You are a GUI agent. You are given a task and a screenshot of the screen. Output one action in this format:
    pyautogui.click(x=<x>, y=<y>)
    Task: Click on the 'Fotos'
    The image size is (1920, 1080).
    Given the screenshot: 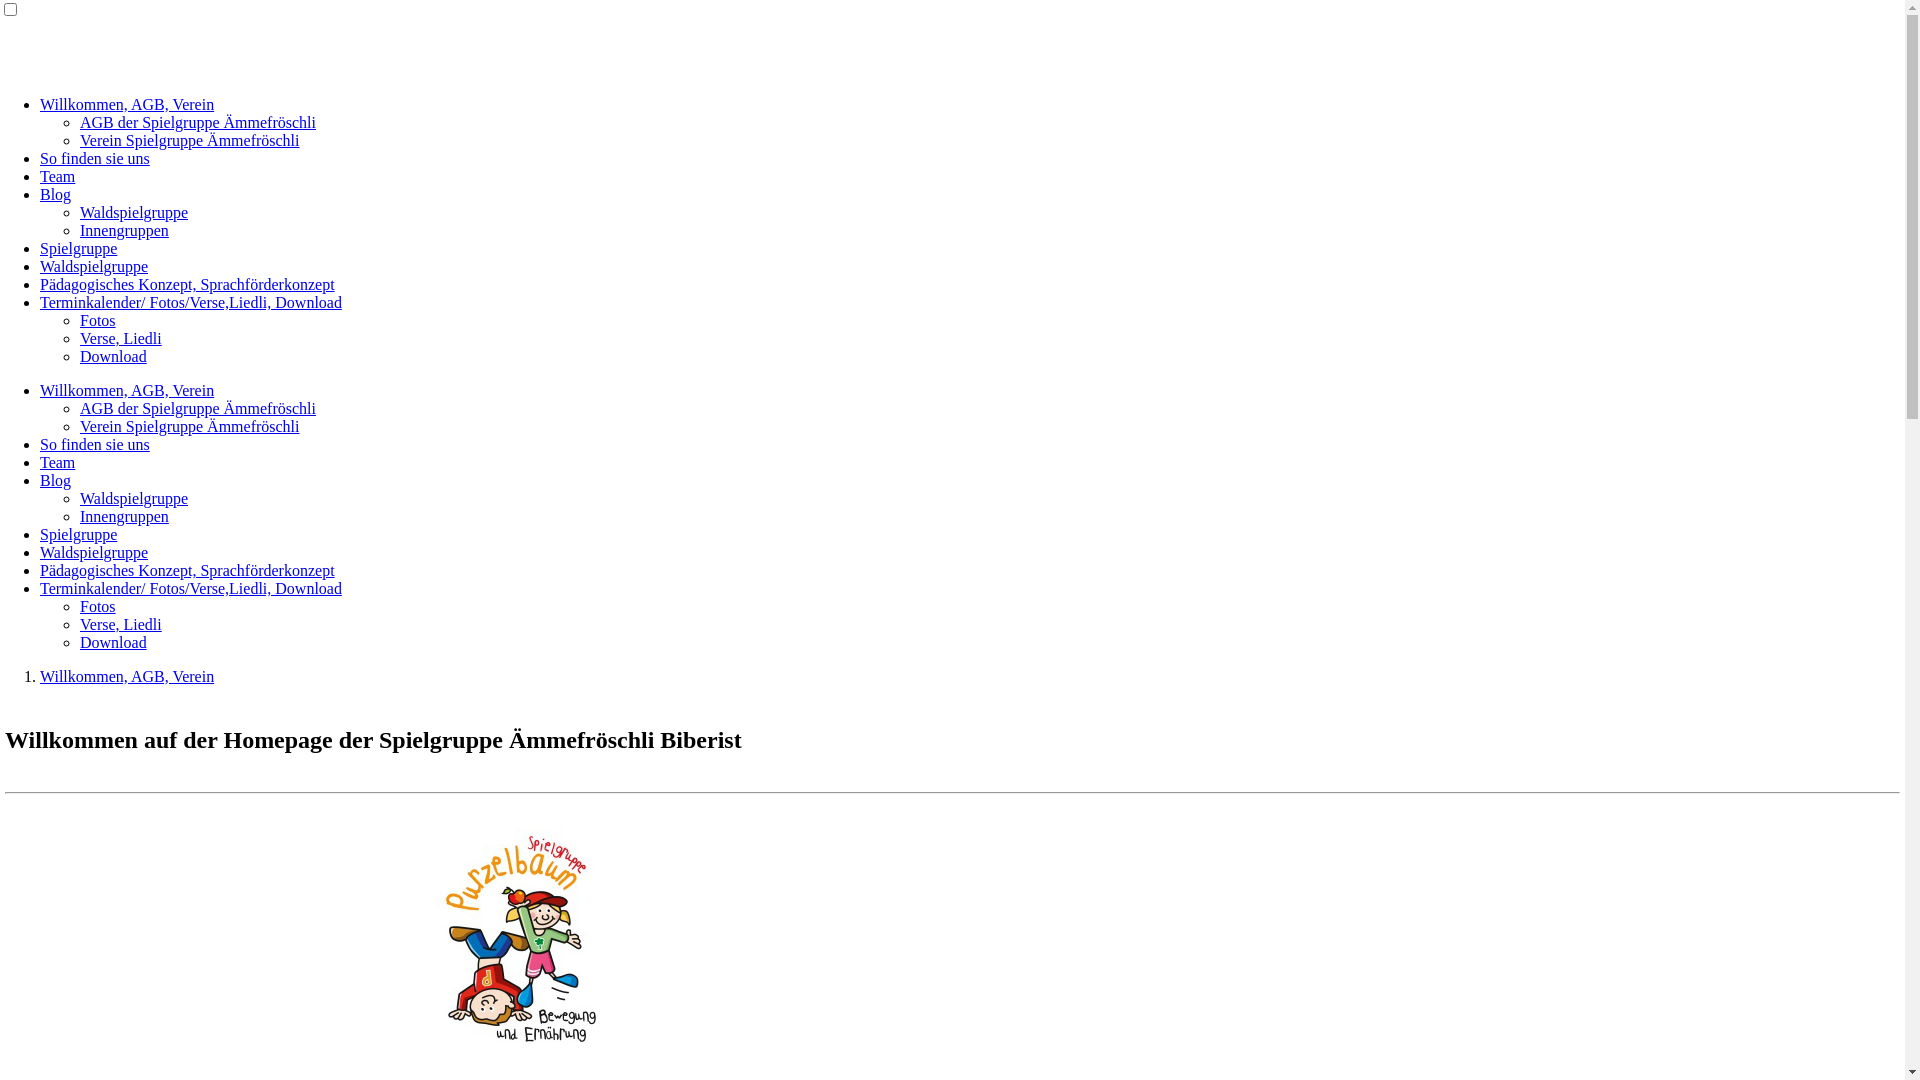 What is the action you would take?
    pyautogui.click(x=96, y=605)
    